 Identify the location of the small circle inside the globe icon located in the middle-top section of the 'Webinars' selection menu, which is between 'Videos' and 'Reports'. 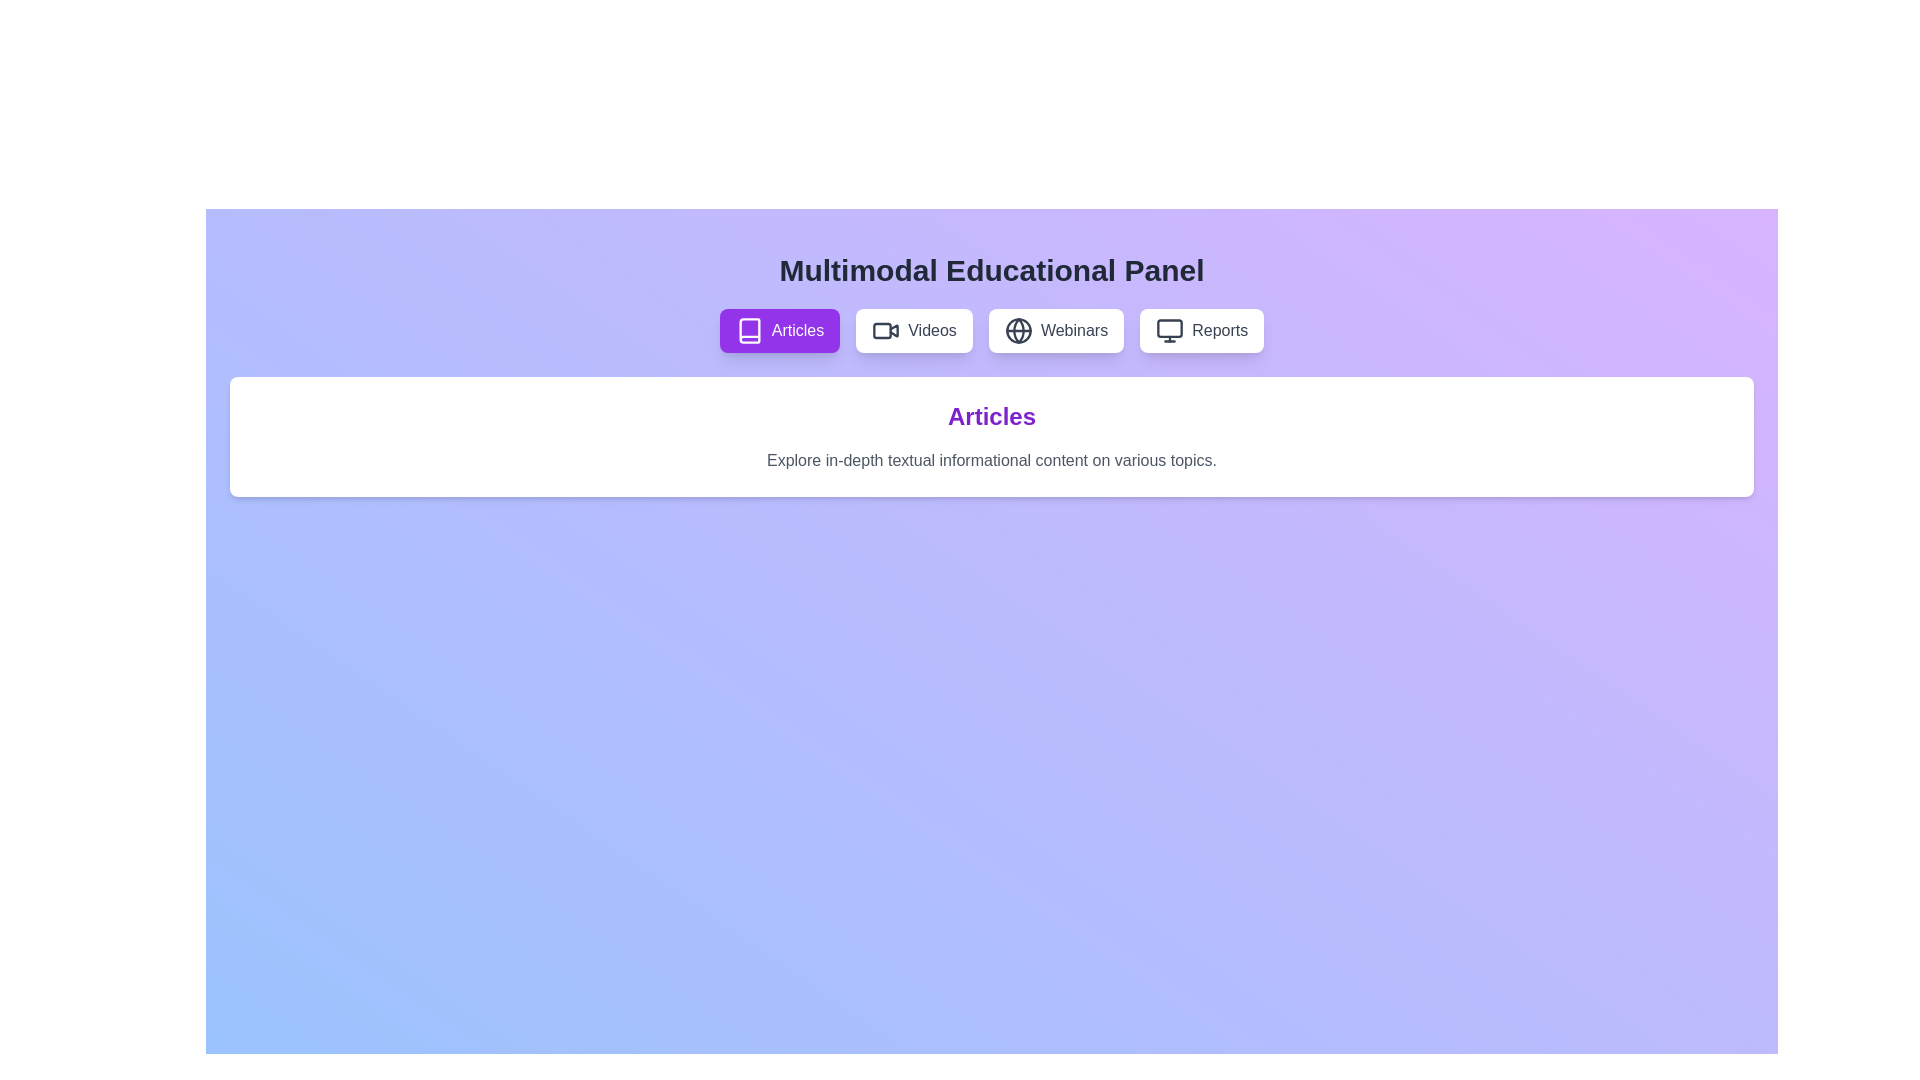
(1018, 330).